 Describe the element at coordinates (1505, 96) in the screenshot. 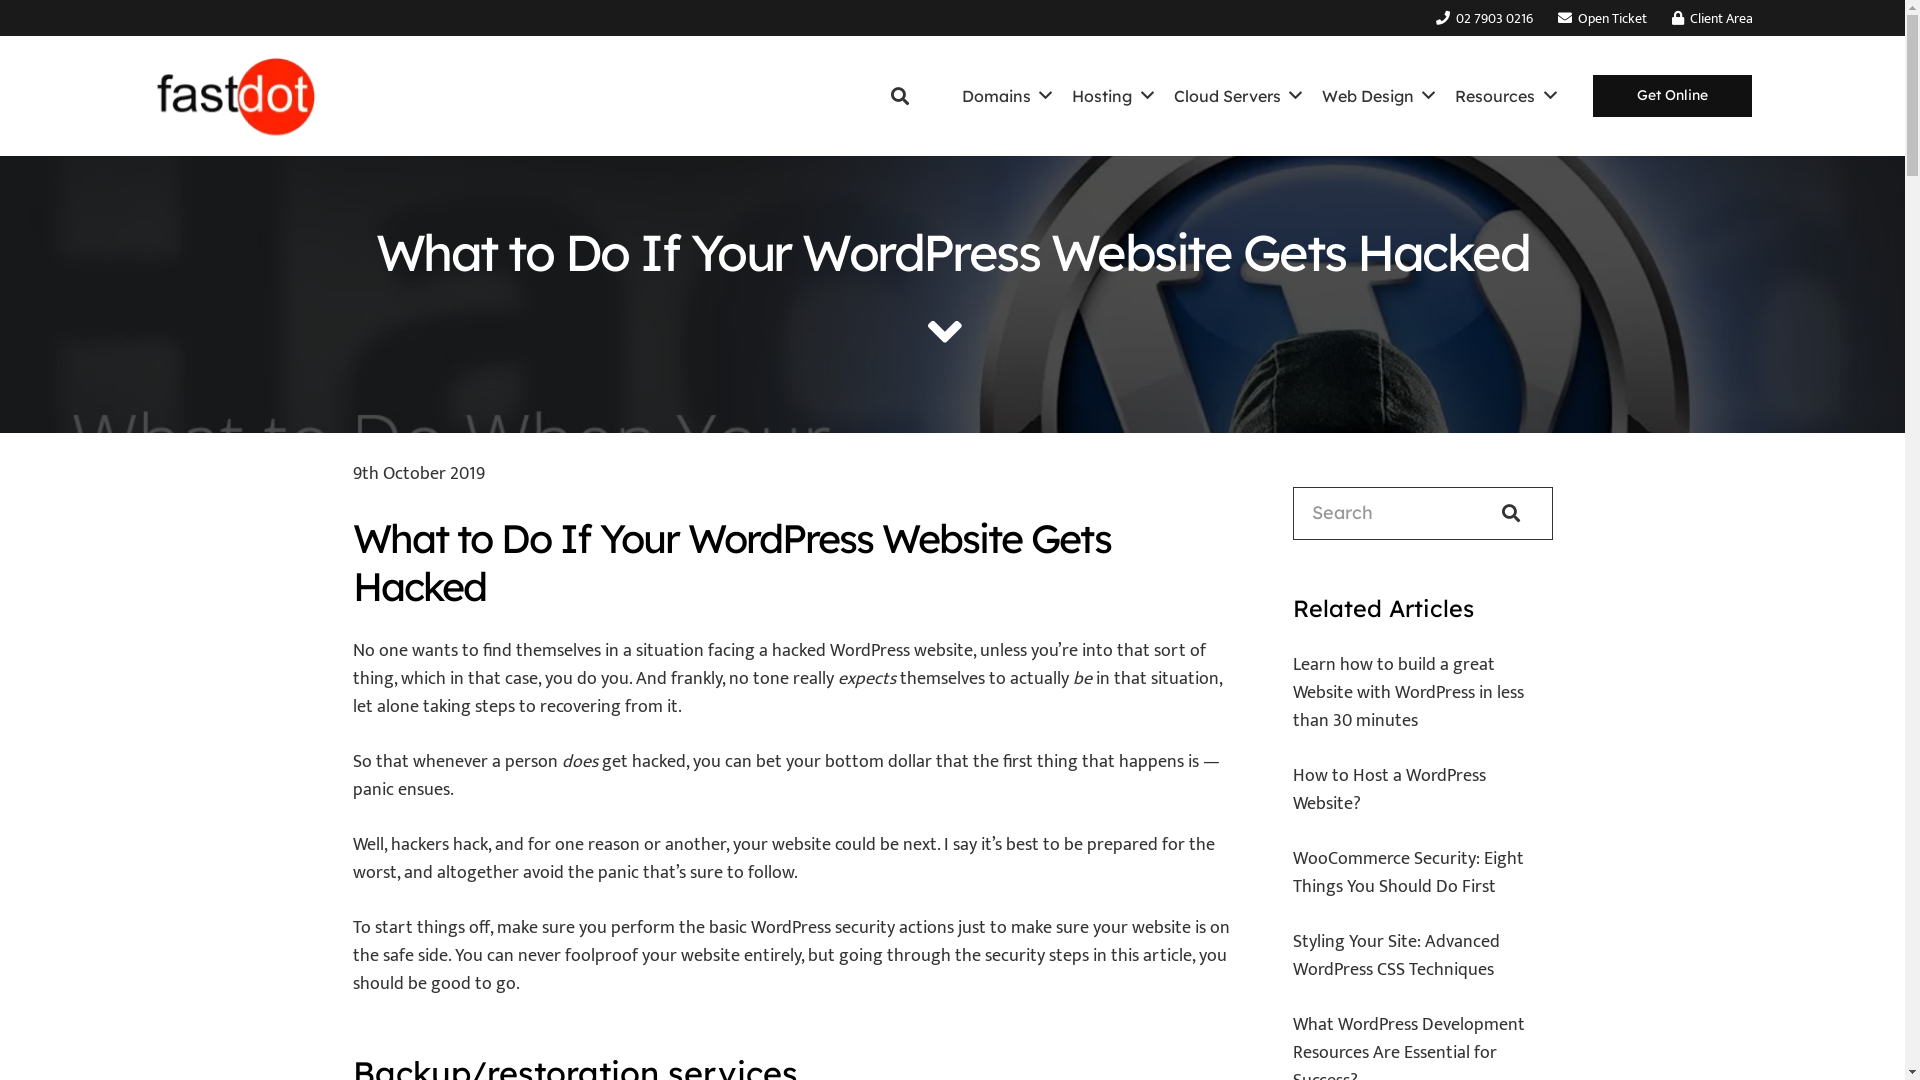

I see `'Resources'` at that location.